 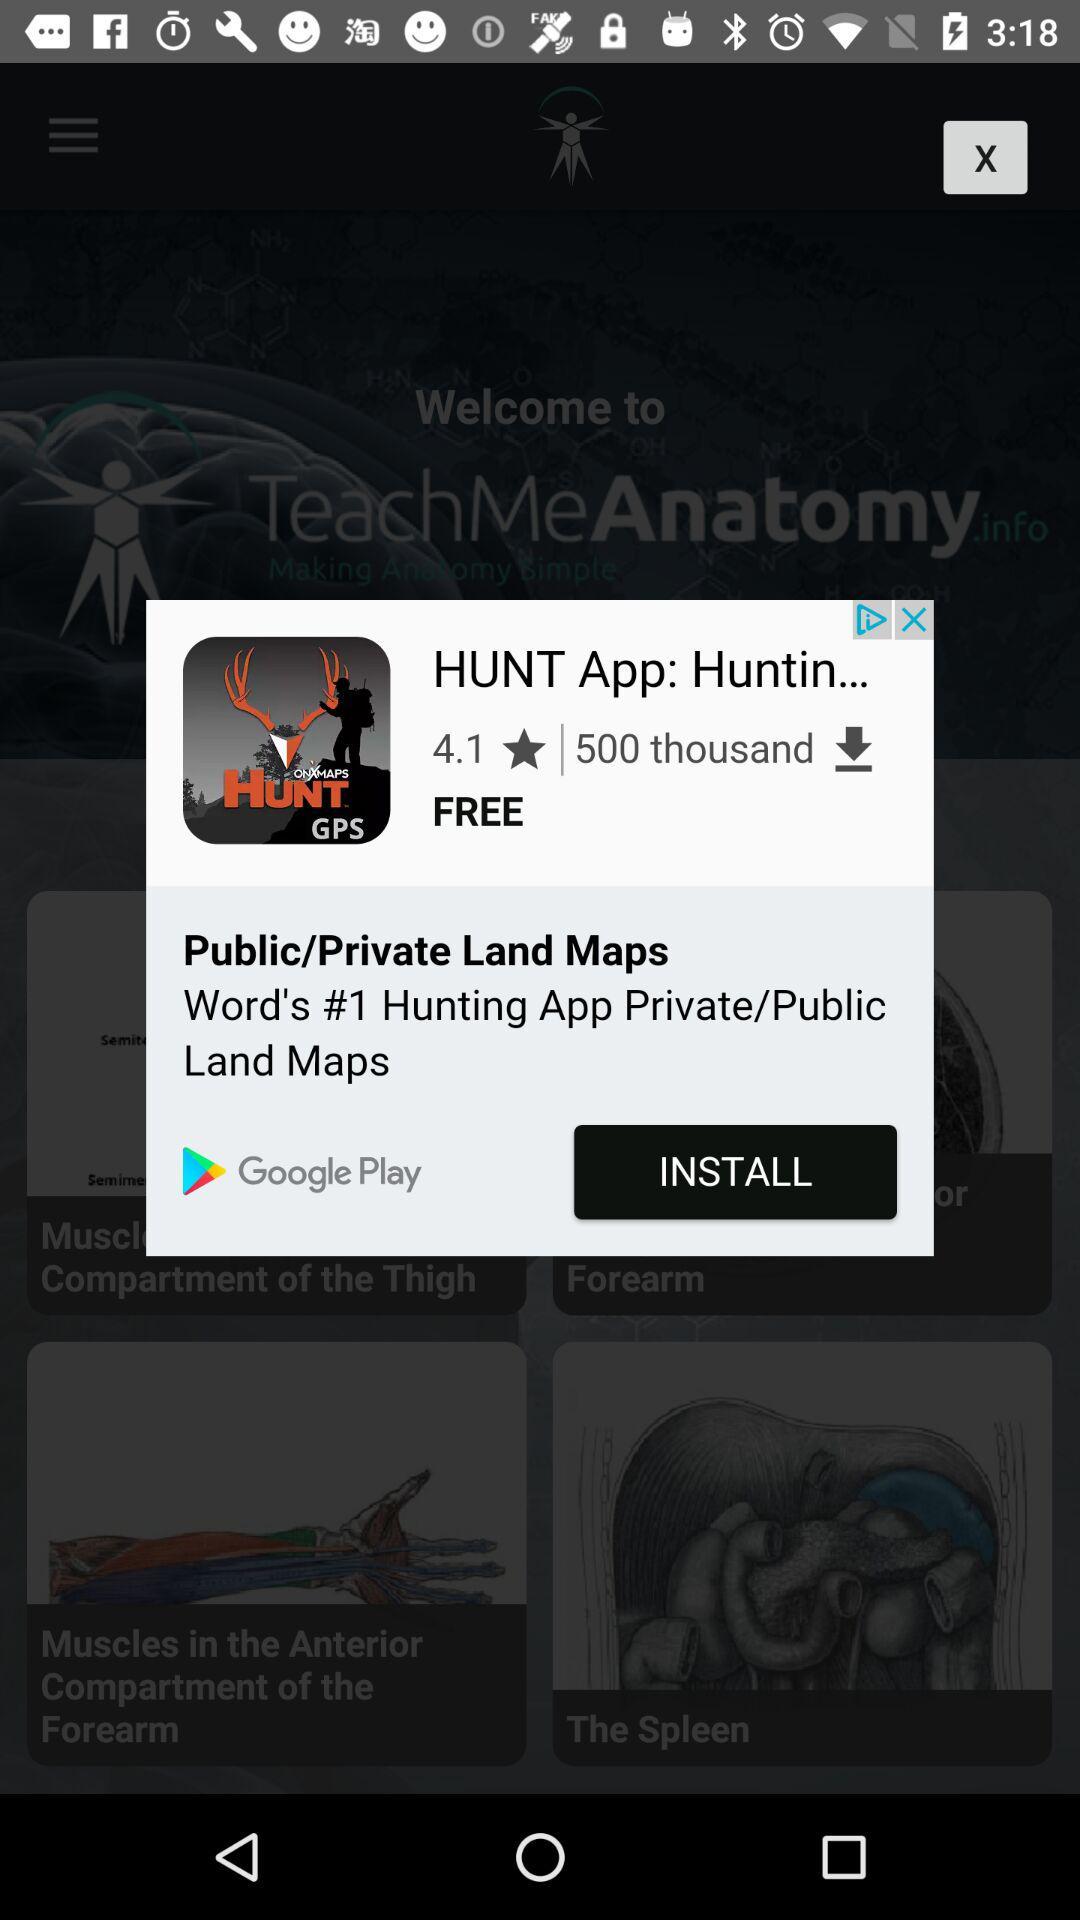 What do you see at coordinates (540, 927) in the screenshot?
I see `hunt app advertisement pop-up` at bounding box center [540, 927].